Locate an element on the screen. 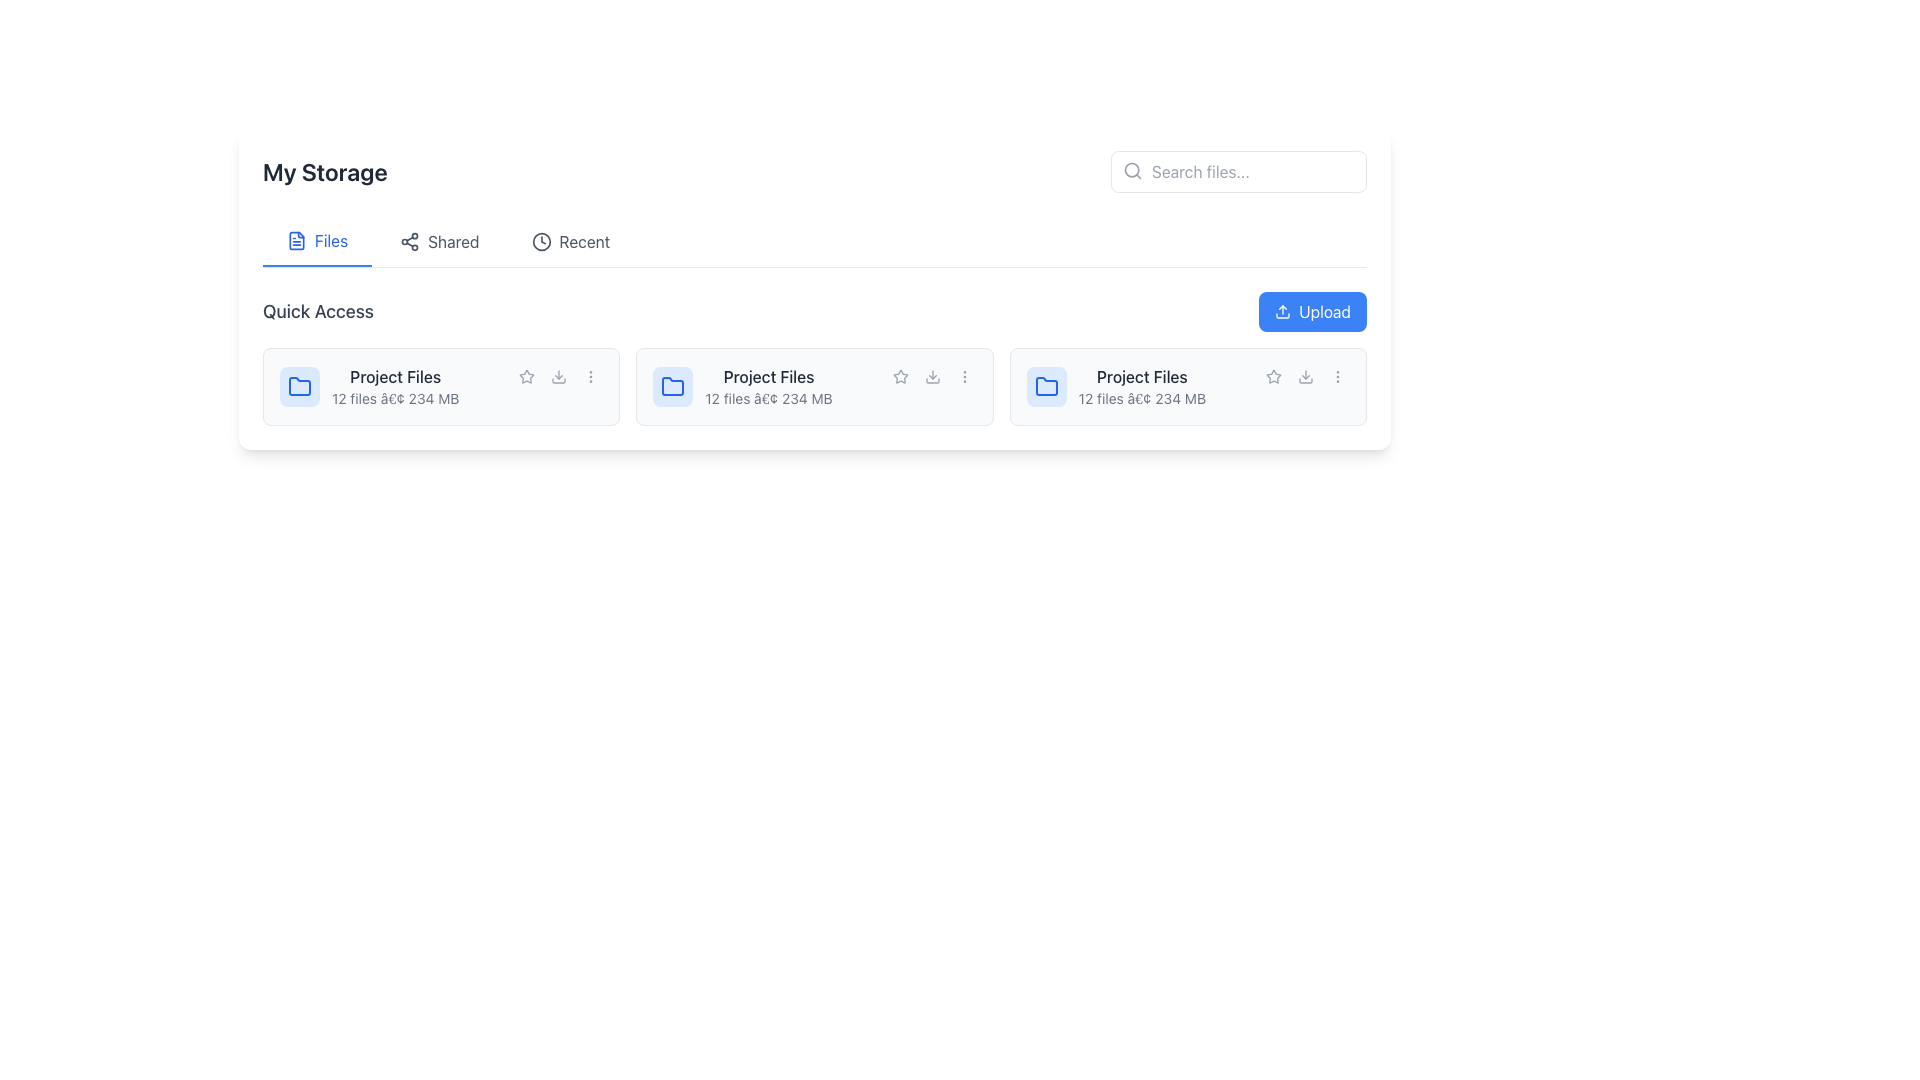  the second clickable folder tile in the 'Quick Access' section is located at coordinates (815, 386).